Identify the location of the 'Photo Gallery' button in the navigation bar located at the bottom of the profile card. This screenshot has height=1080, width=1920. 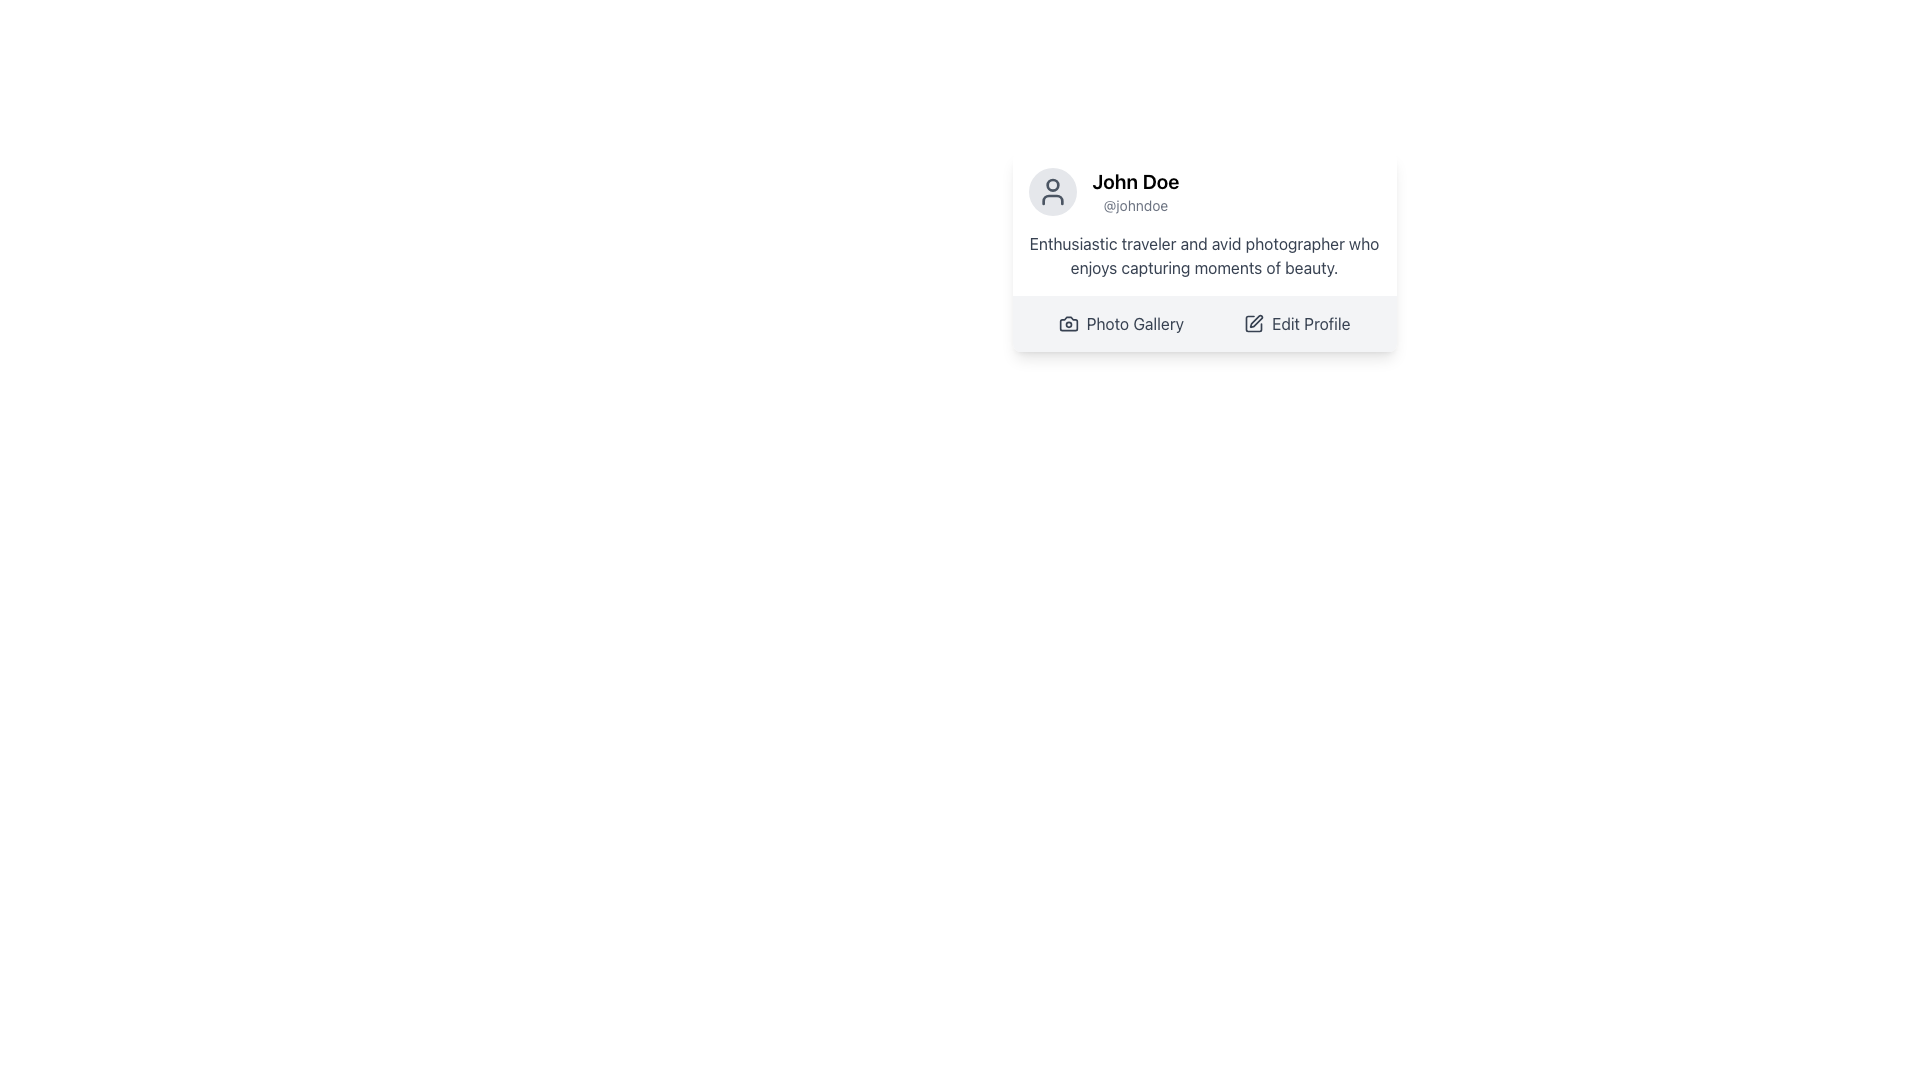
(1203, 323).